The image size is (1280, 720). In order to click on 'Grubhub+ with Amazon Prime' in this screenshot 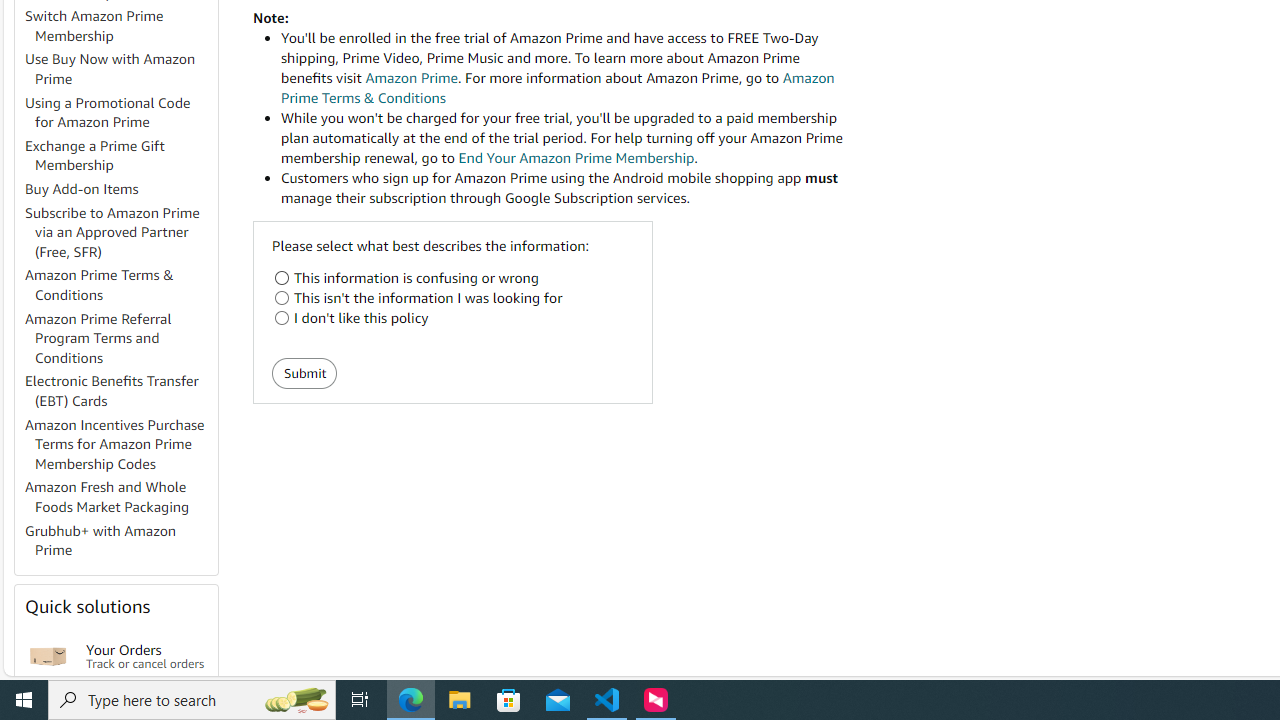, I will do `click(100, 540)`.